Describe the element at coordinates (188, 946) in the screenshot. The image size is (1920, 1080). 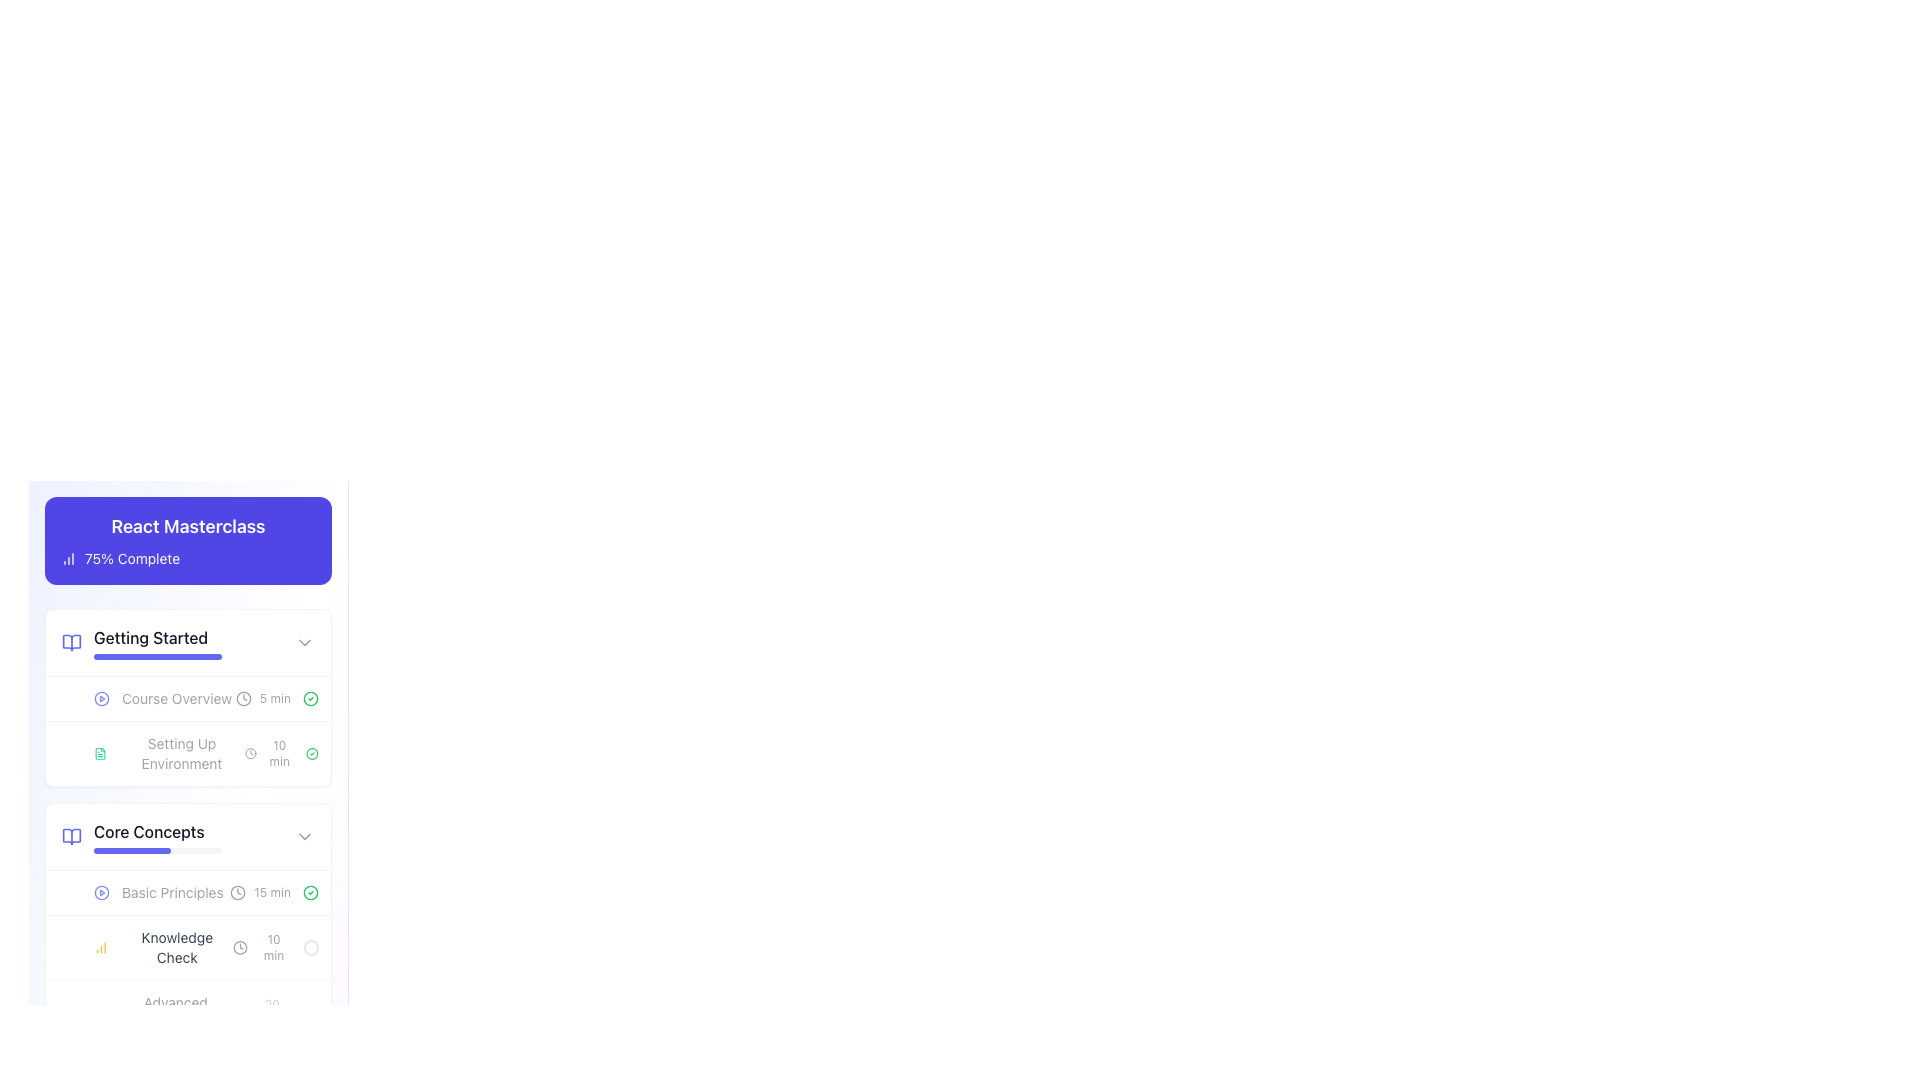
I see `the second row list item in the 'Core Concepts' section for the 'Knowledge Check' module, which indicates a time estimation of 10 minutes` at that location.